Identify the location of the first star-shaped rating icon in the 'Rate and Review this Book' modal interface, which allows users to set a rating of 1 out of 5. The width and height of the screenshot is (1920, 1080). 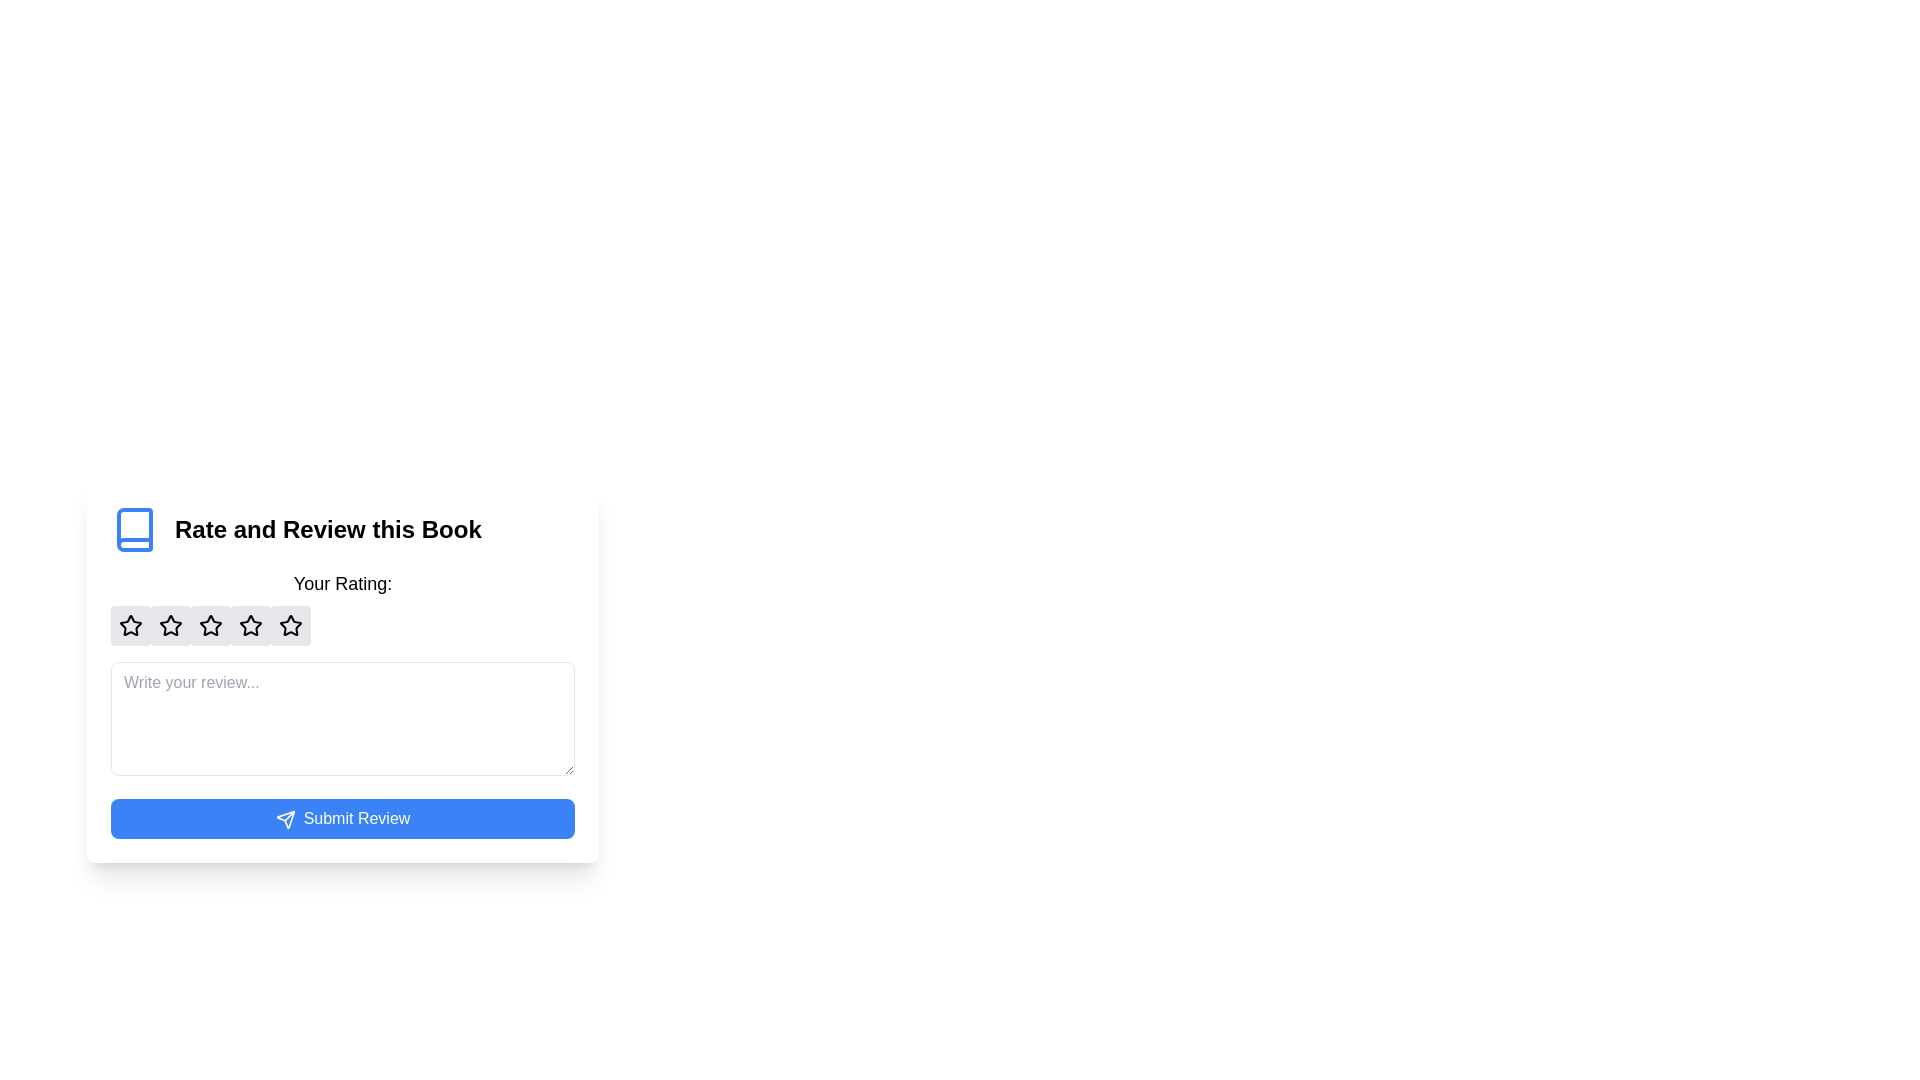
(129, 624).